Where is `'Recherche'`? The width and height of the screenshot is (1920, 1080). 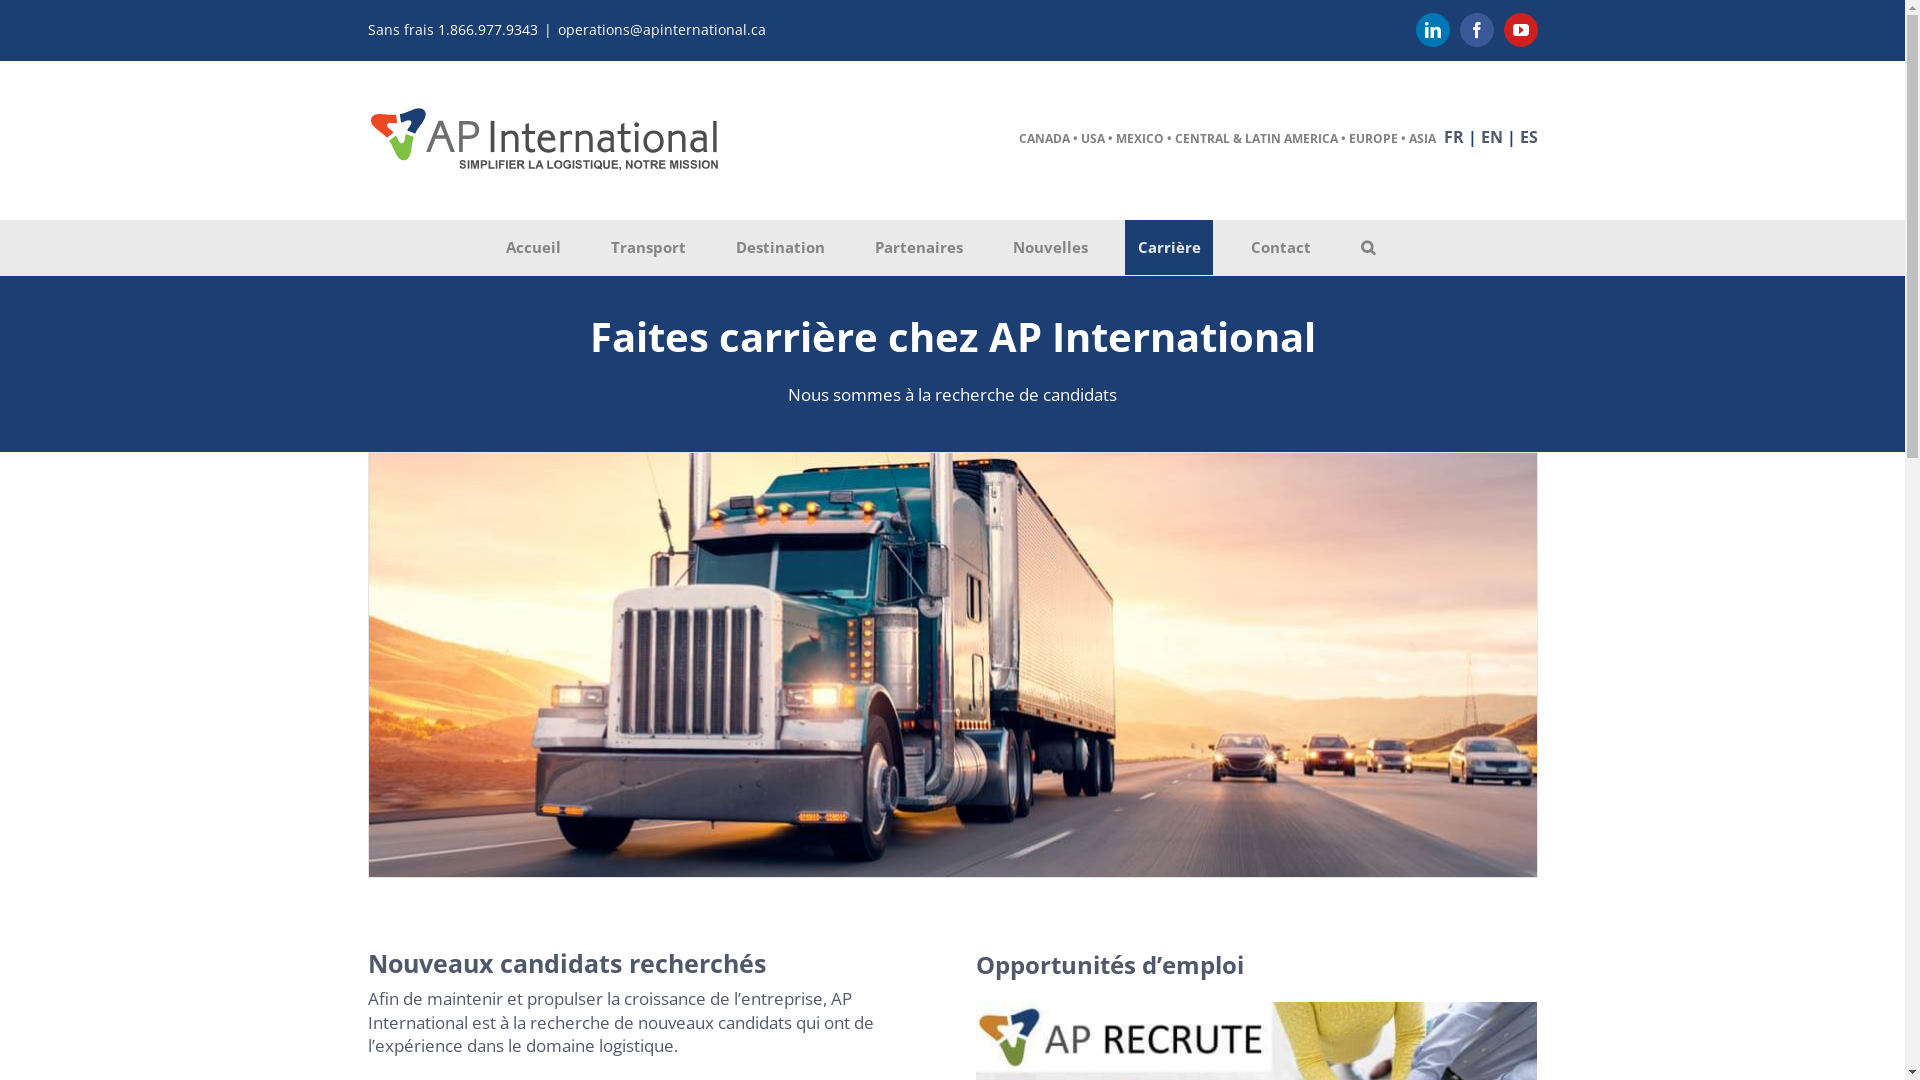
'Recherche' is located at coordinates (1366, 246).